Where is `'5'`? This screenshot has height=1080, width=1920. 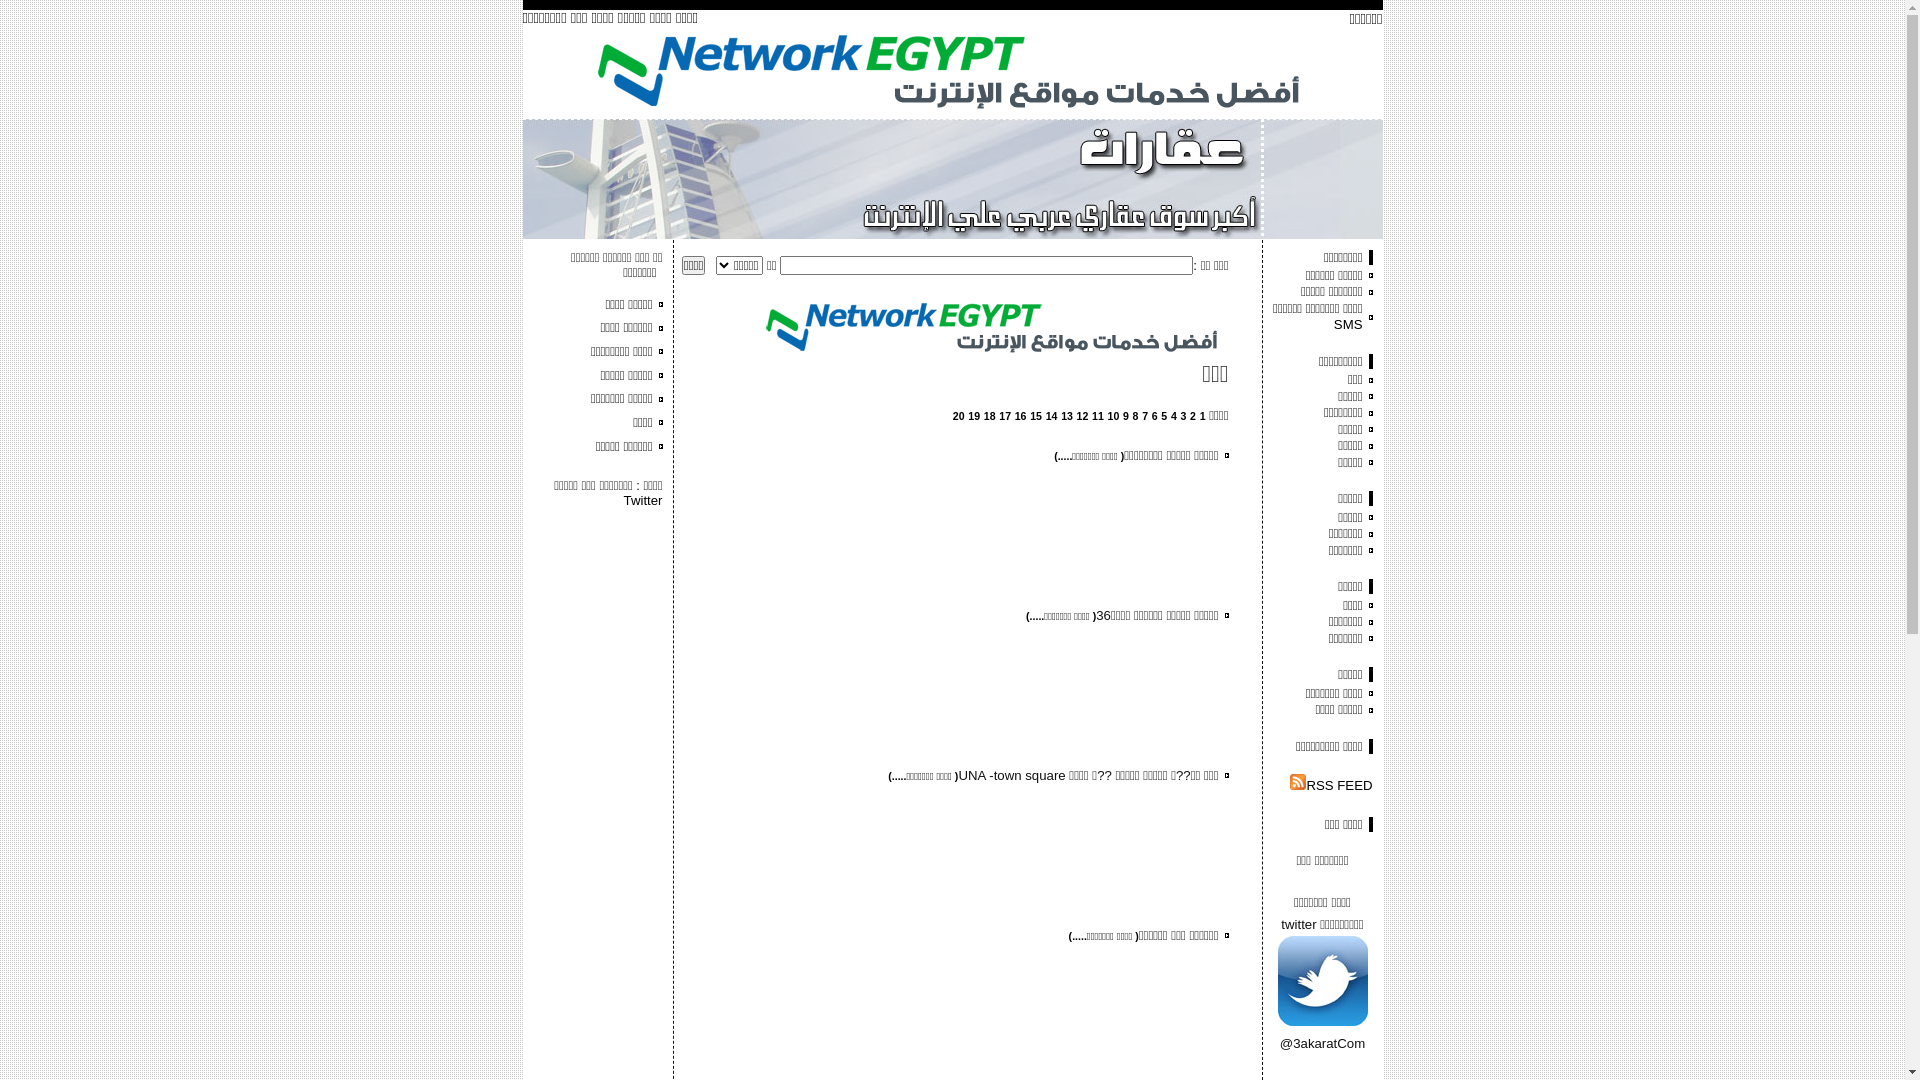 '5' is located at coordinates (1163, 415).